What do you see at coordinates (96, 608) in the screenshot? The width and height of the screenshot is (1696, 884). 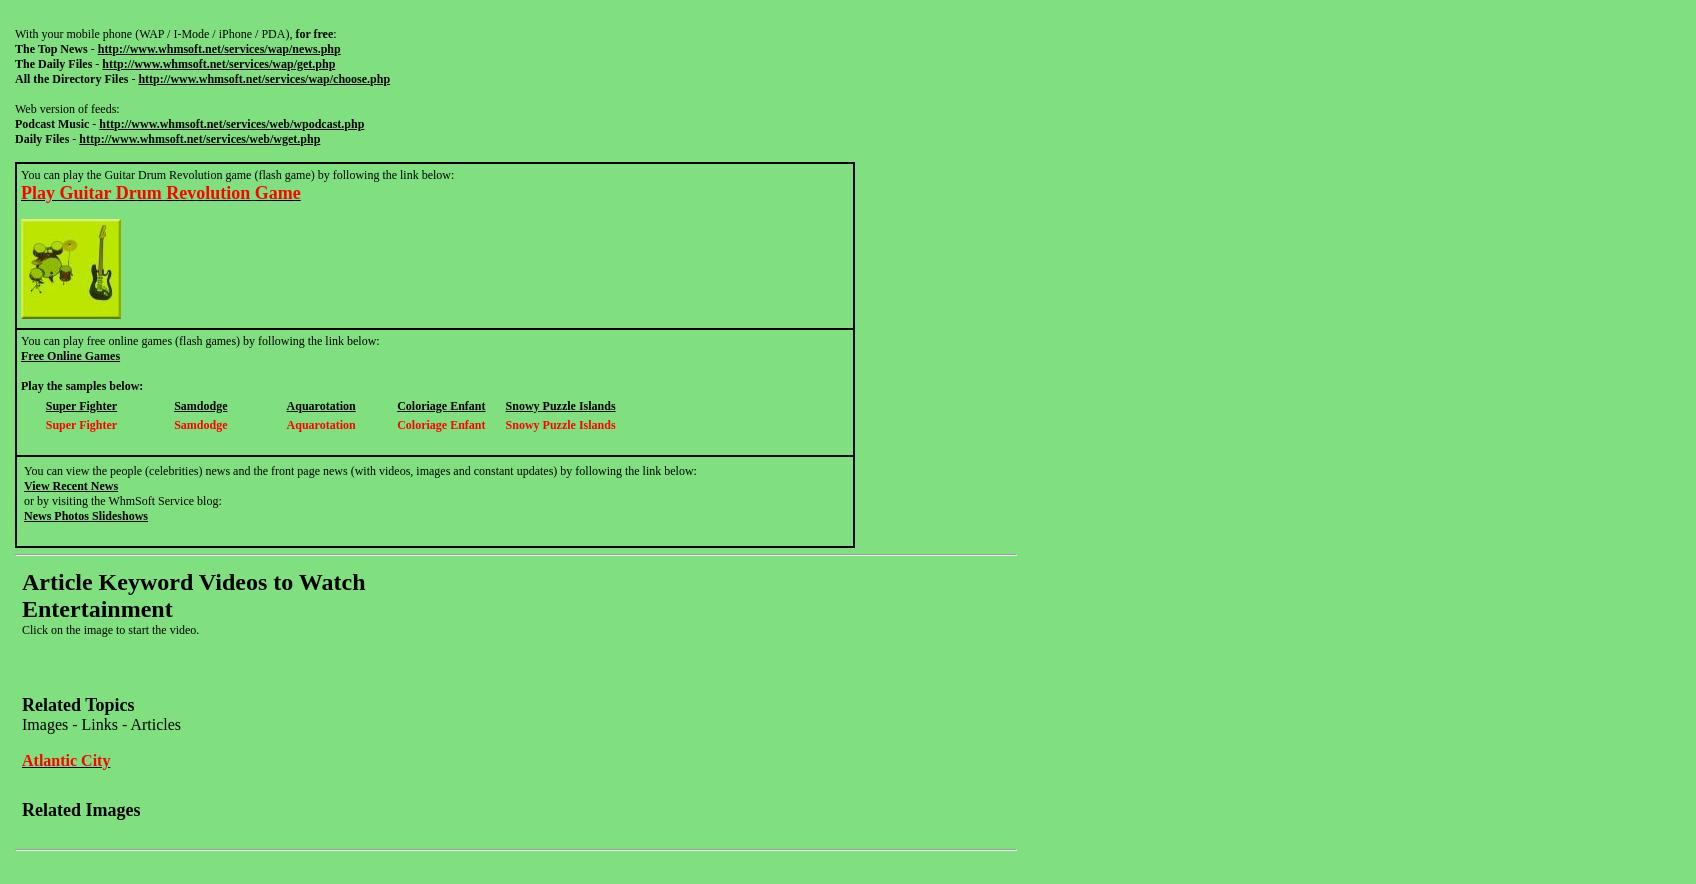 I see `'Entertainment'` at bounding box center [96, 608].